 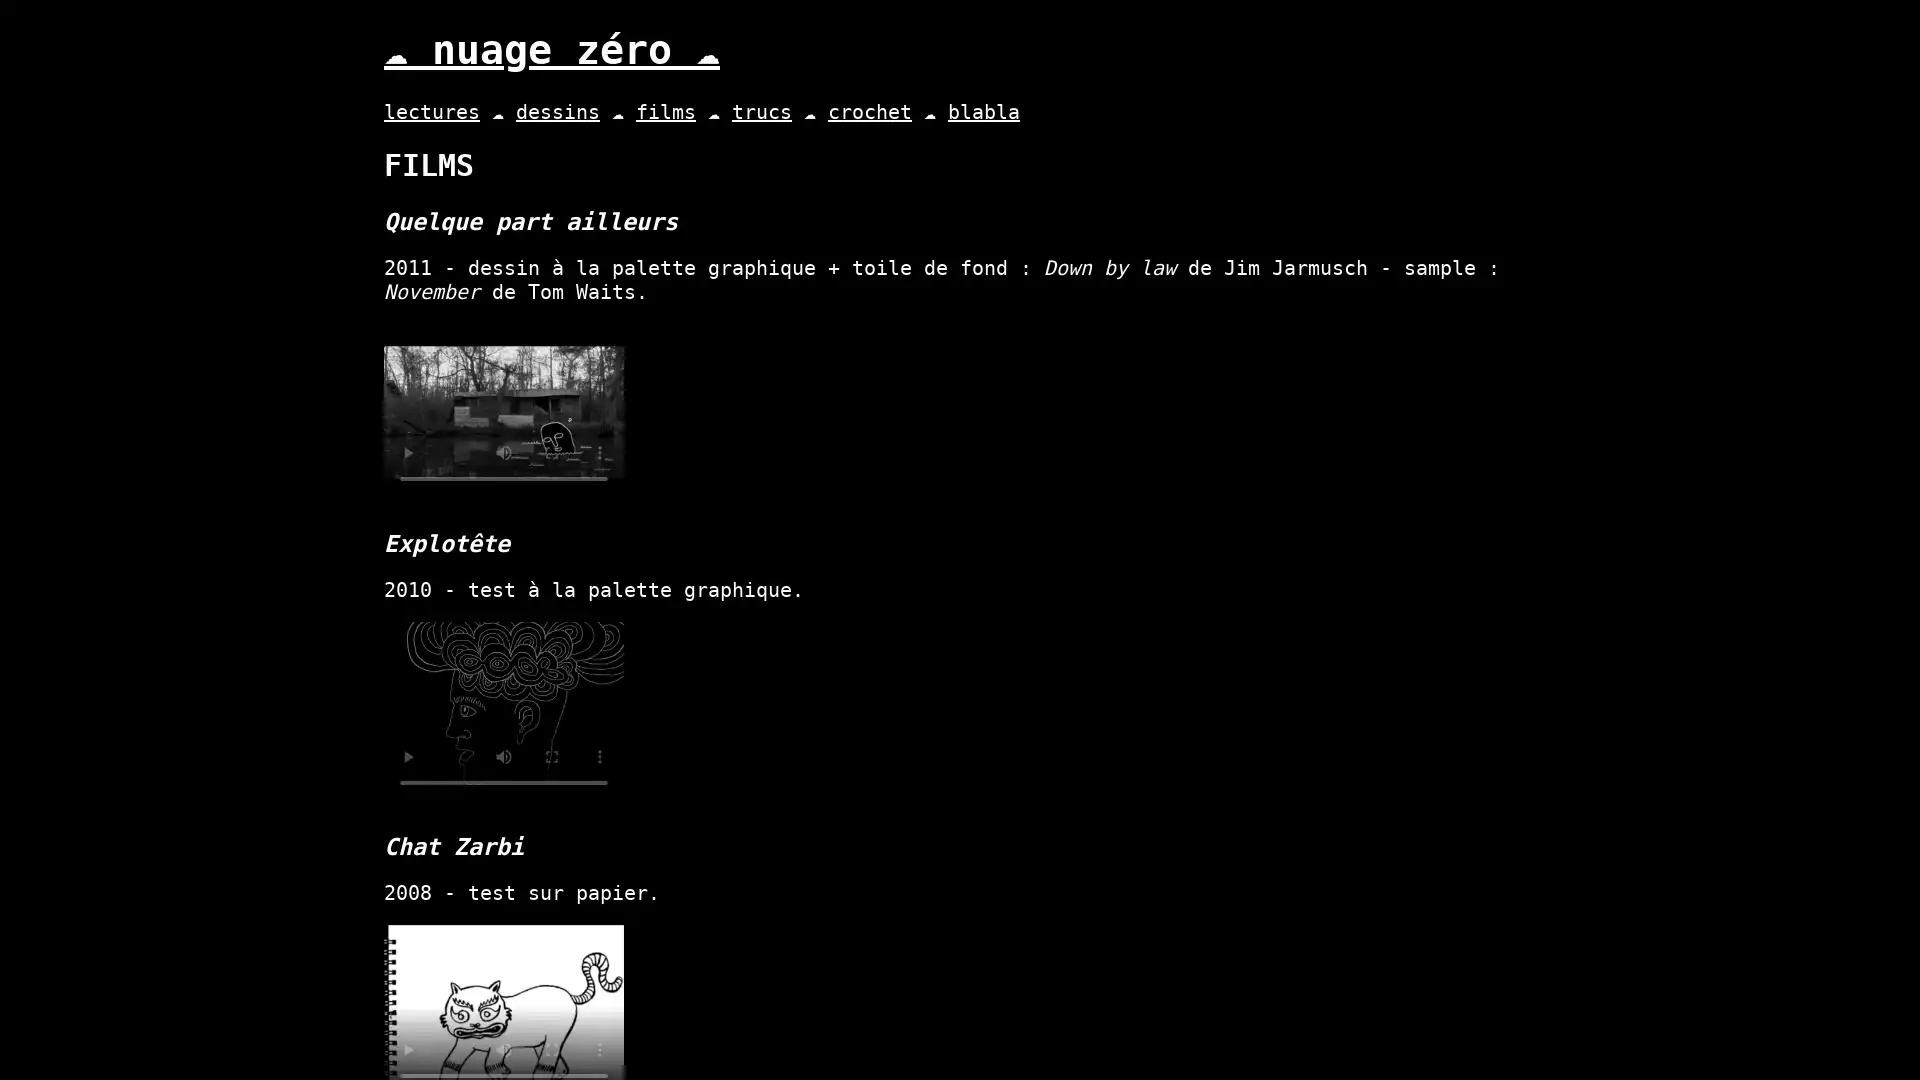 What do you see at coordinates (504, 756) in the screenshot?
I see `mute` at bounding box center [504, 756].